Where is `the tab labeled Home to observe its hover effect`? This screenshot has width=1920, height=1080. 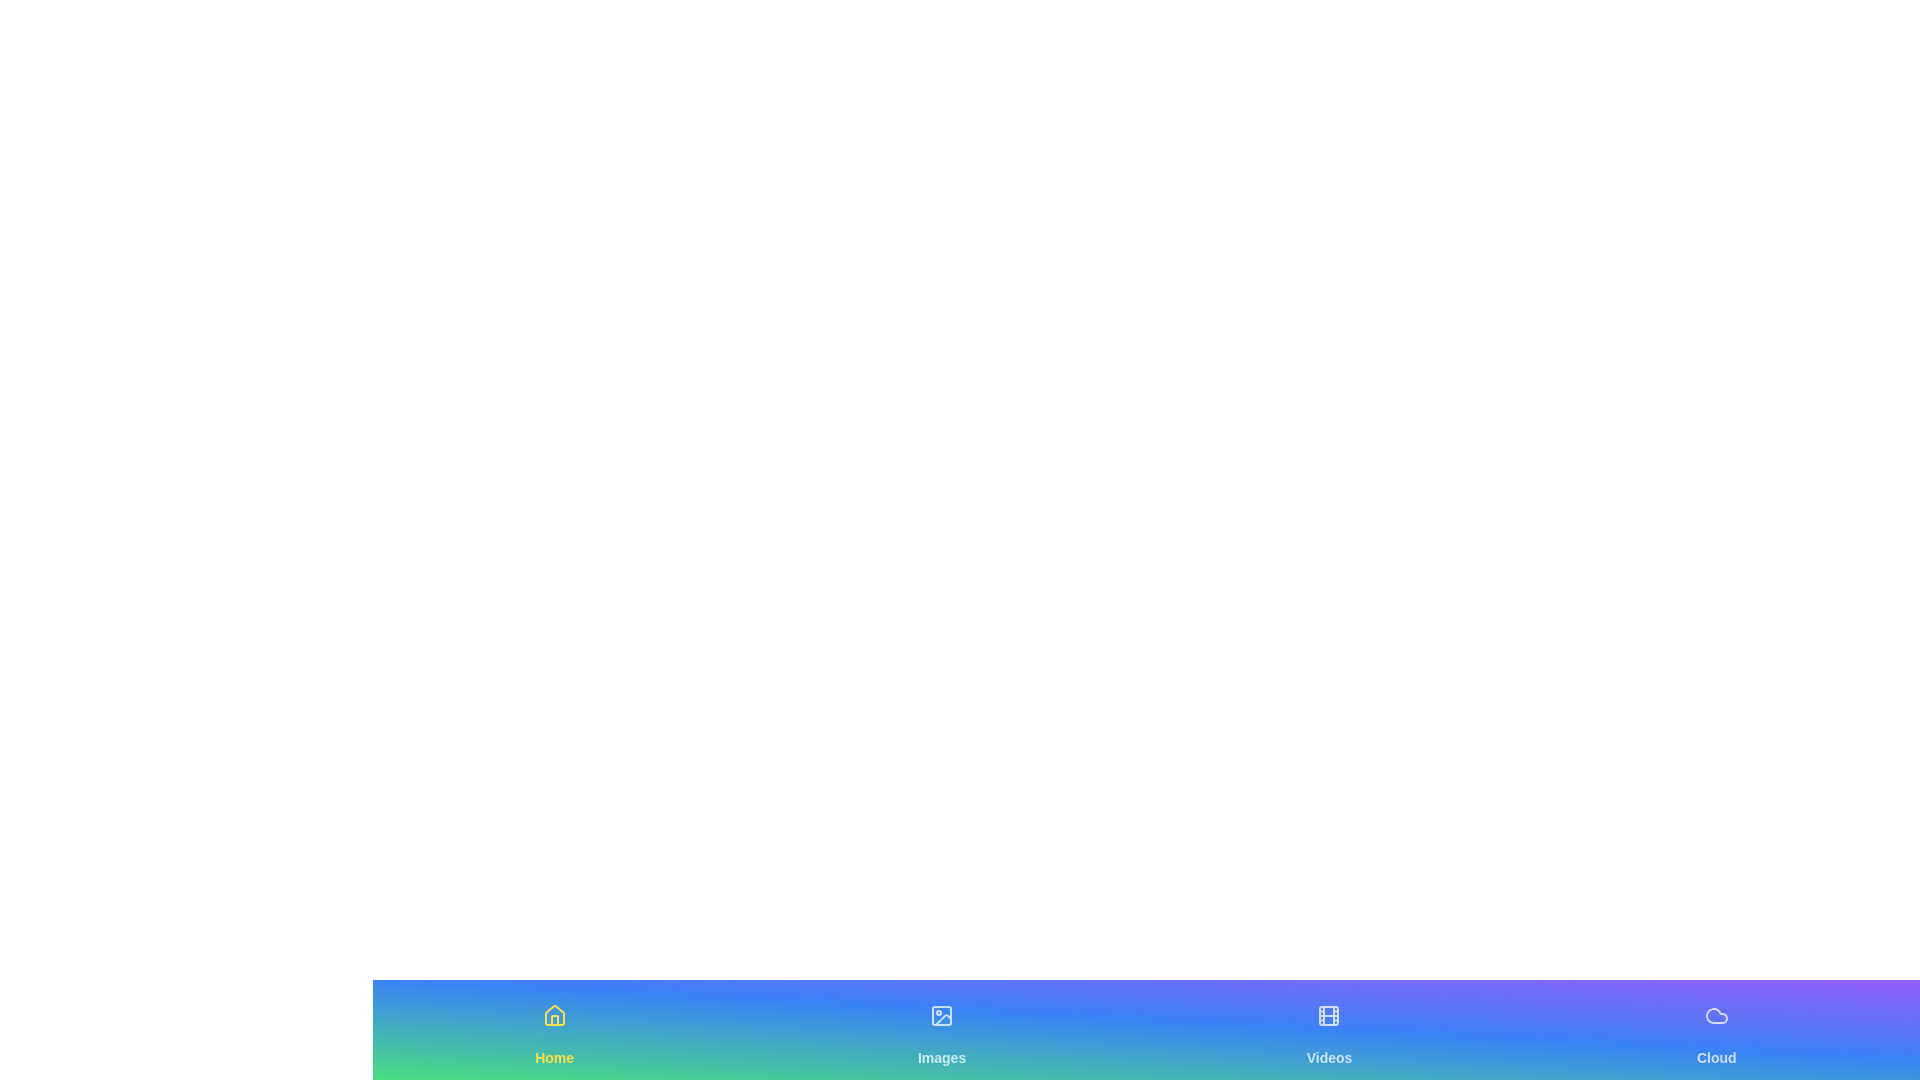
the tab labeled Home to observe its hover effect is located at coordinates (554, 1029).